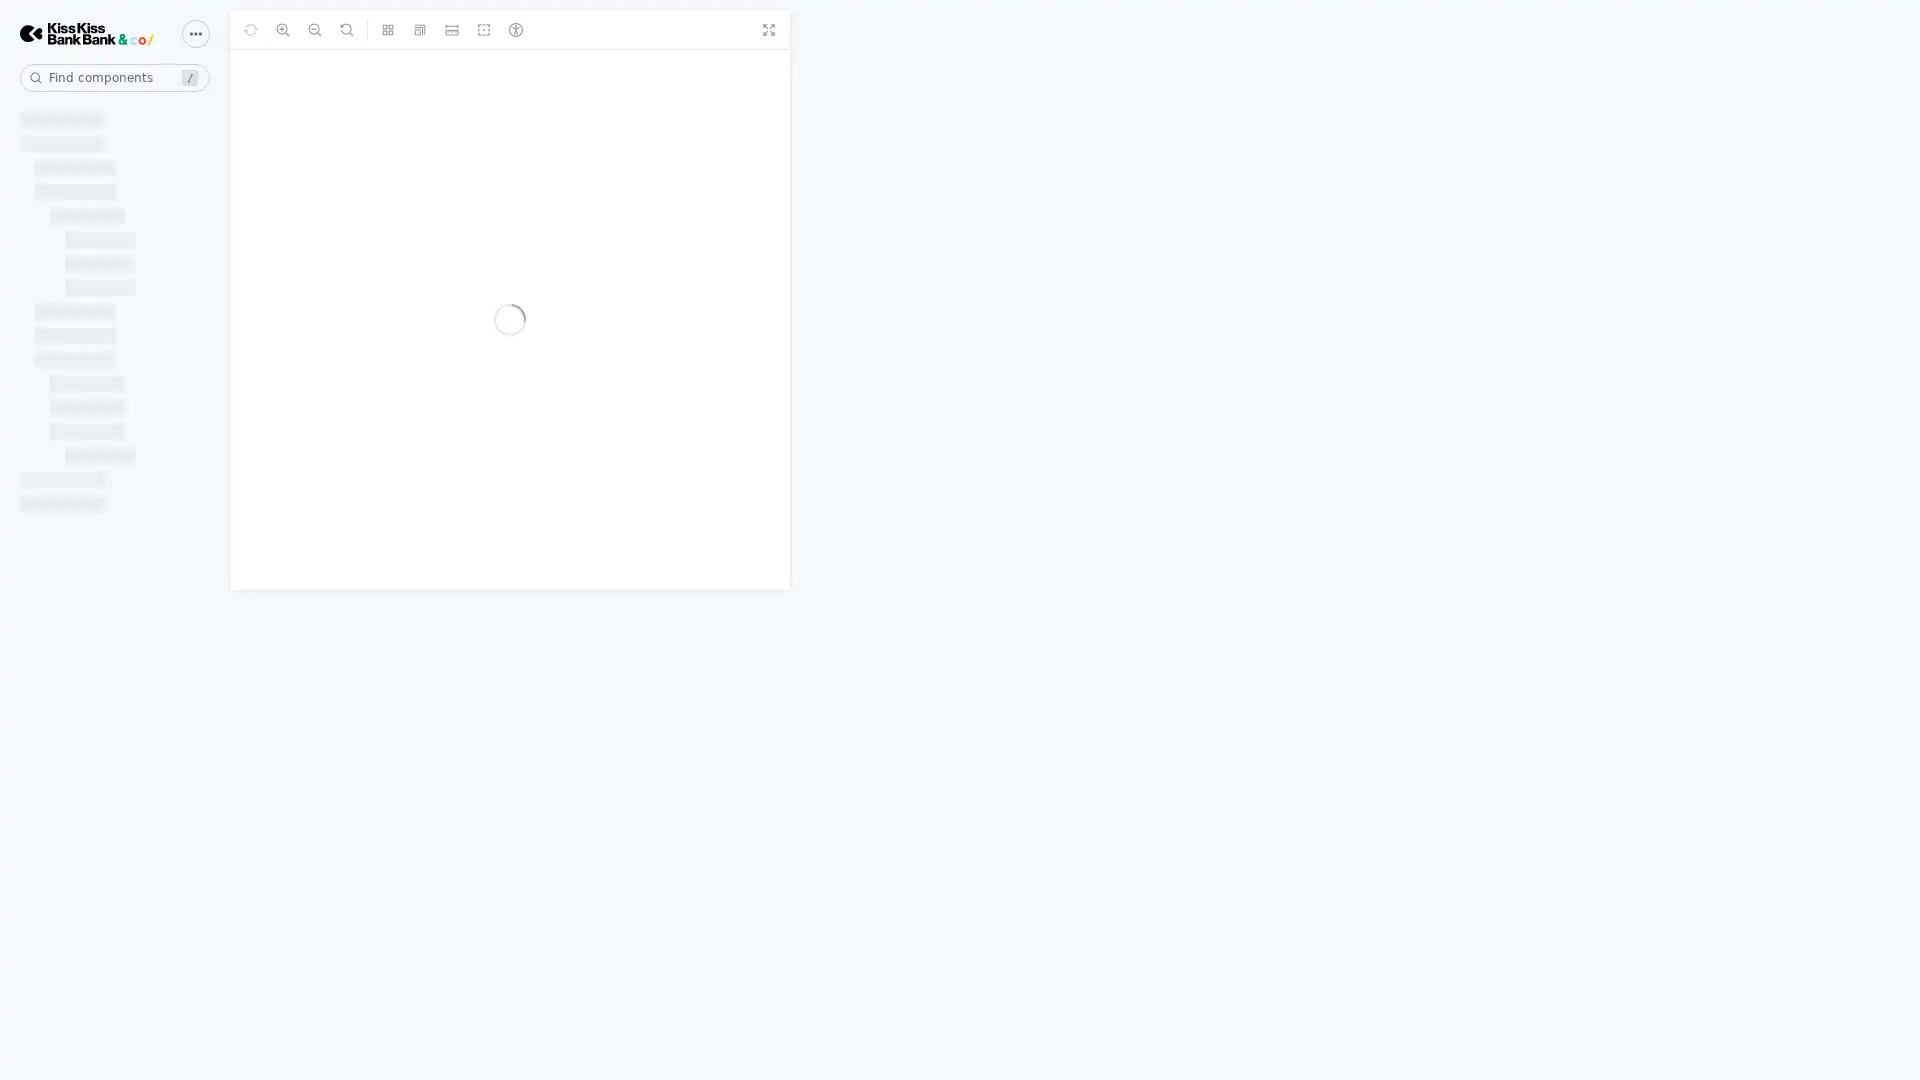 The height and width of the screenshot is (1080, 1920). I want to click on ACCESSIBILITY, so click(85, 524).